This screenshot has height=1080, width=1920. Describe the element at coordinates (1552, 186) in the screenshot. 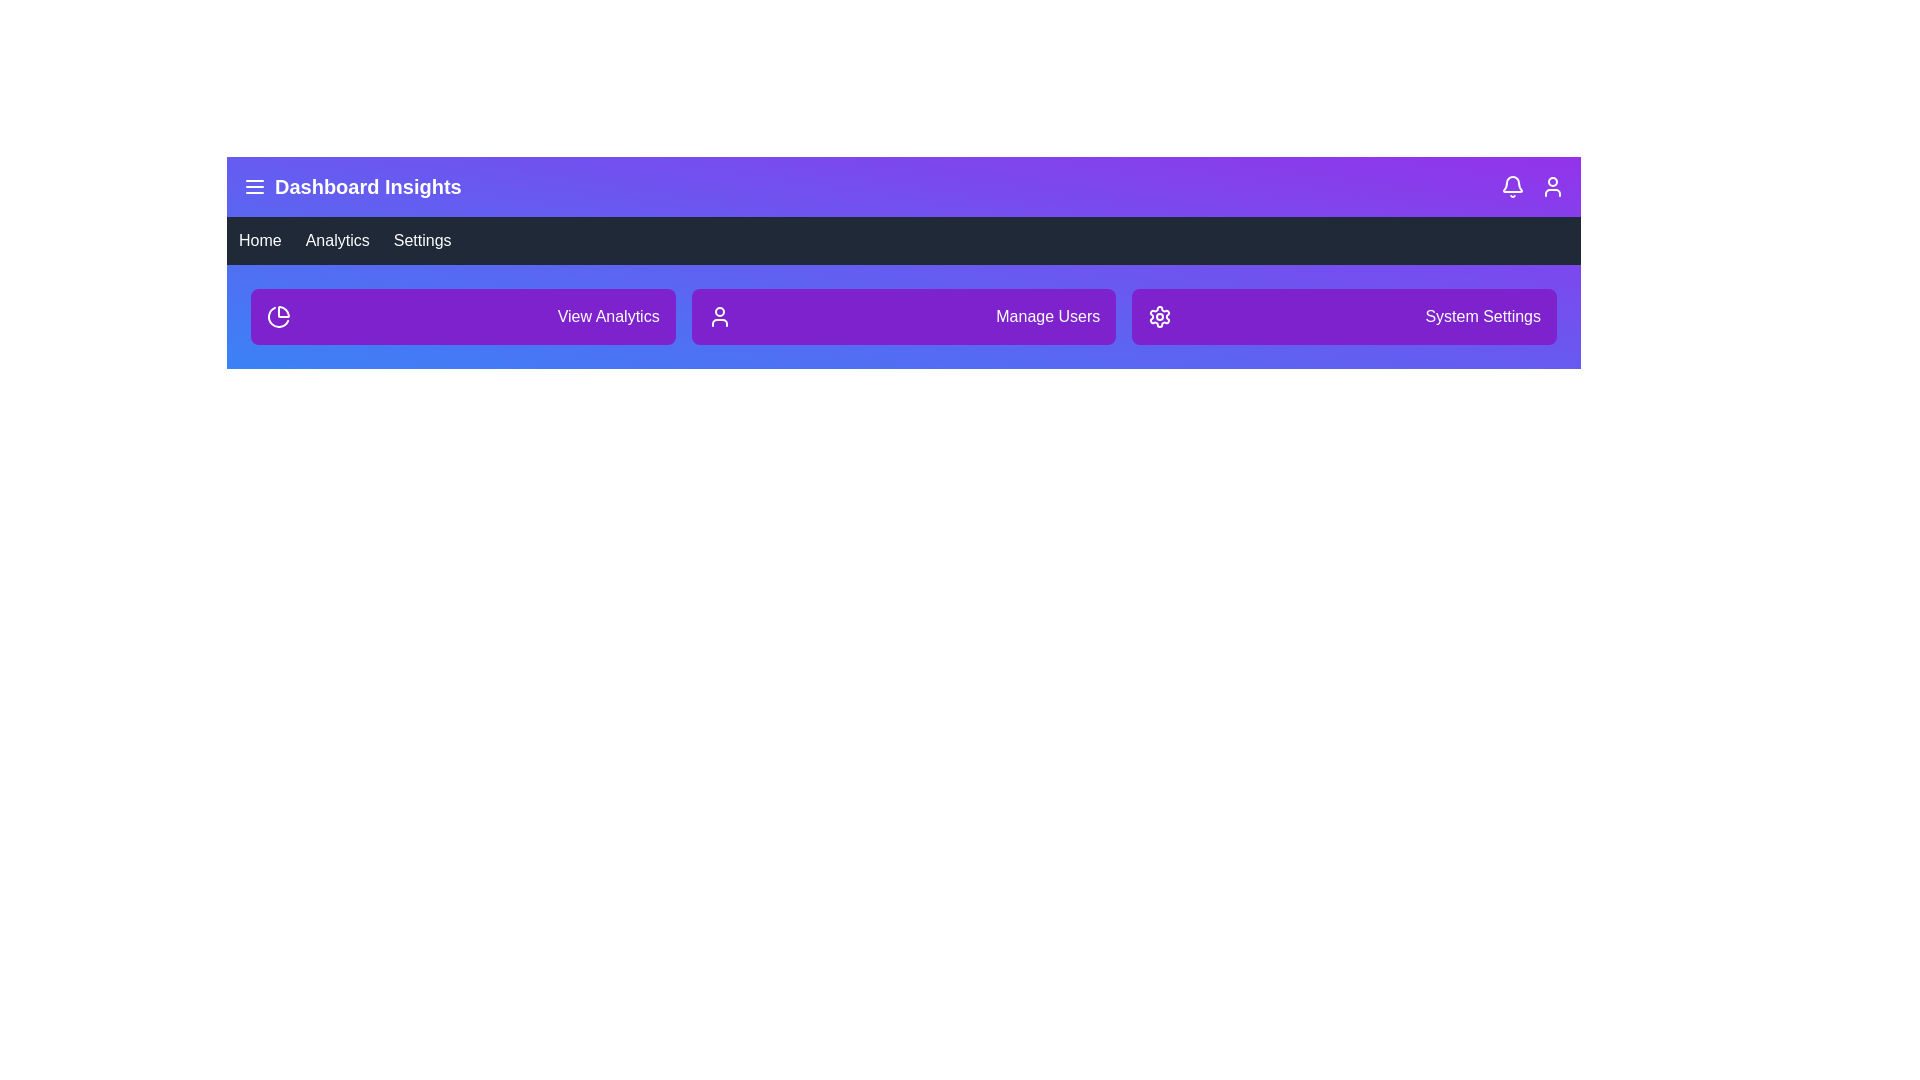

I see `the user icon in the header` at that location.